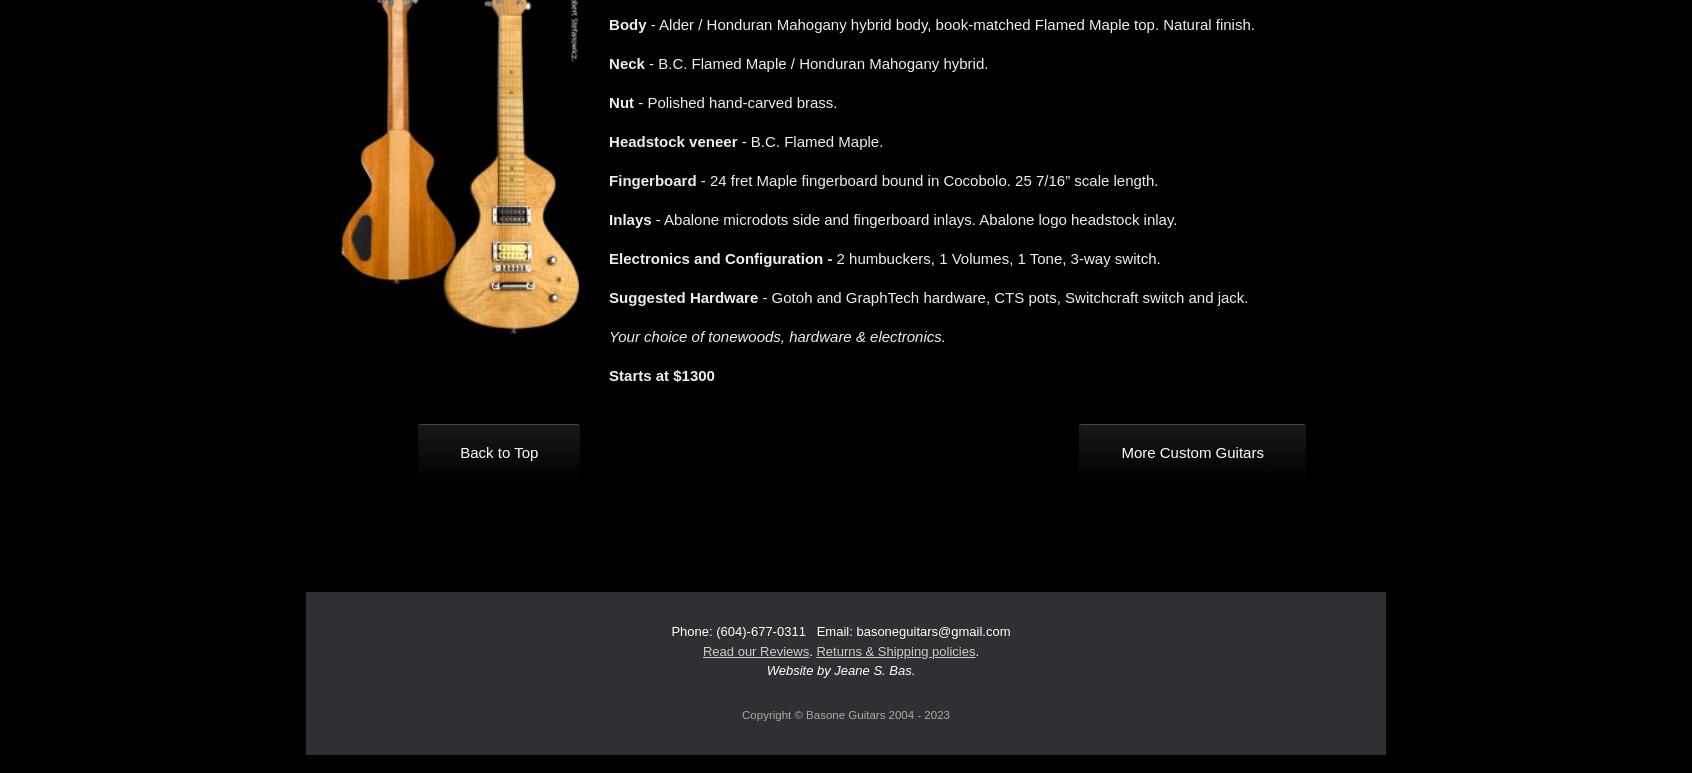 The height and width of the screenshot is (773, 1692). I want to click on 'Starts at $1300', so click(661, 375).